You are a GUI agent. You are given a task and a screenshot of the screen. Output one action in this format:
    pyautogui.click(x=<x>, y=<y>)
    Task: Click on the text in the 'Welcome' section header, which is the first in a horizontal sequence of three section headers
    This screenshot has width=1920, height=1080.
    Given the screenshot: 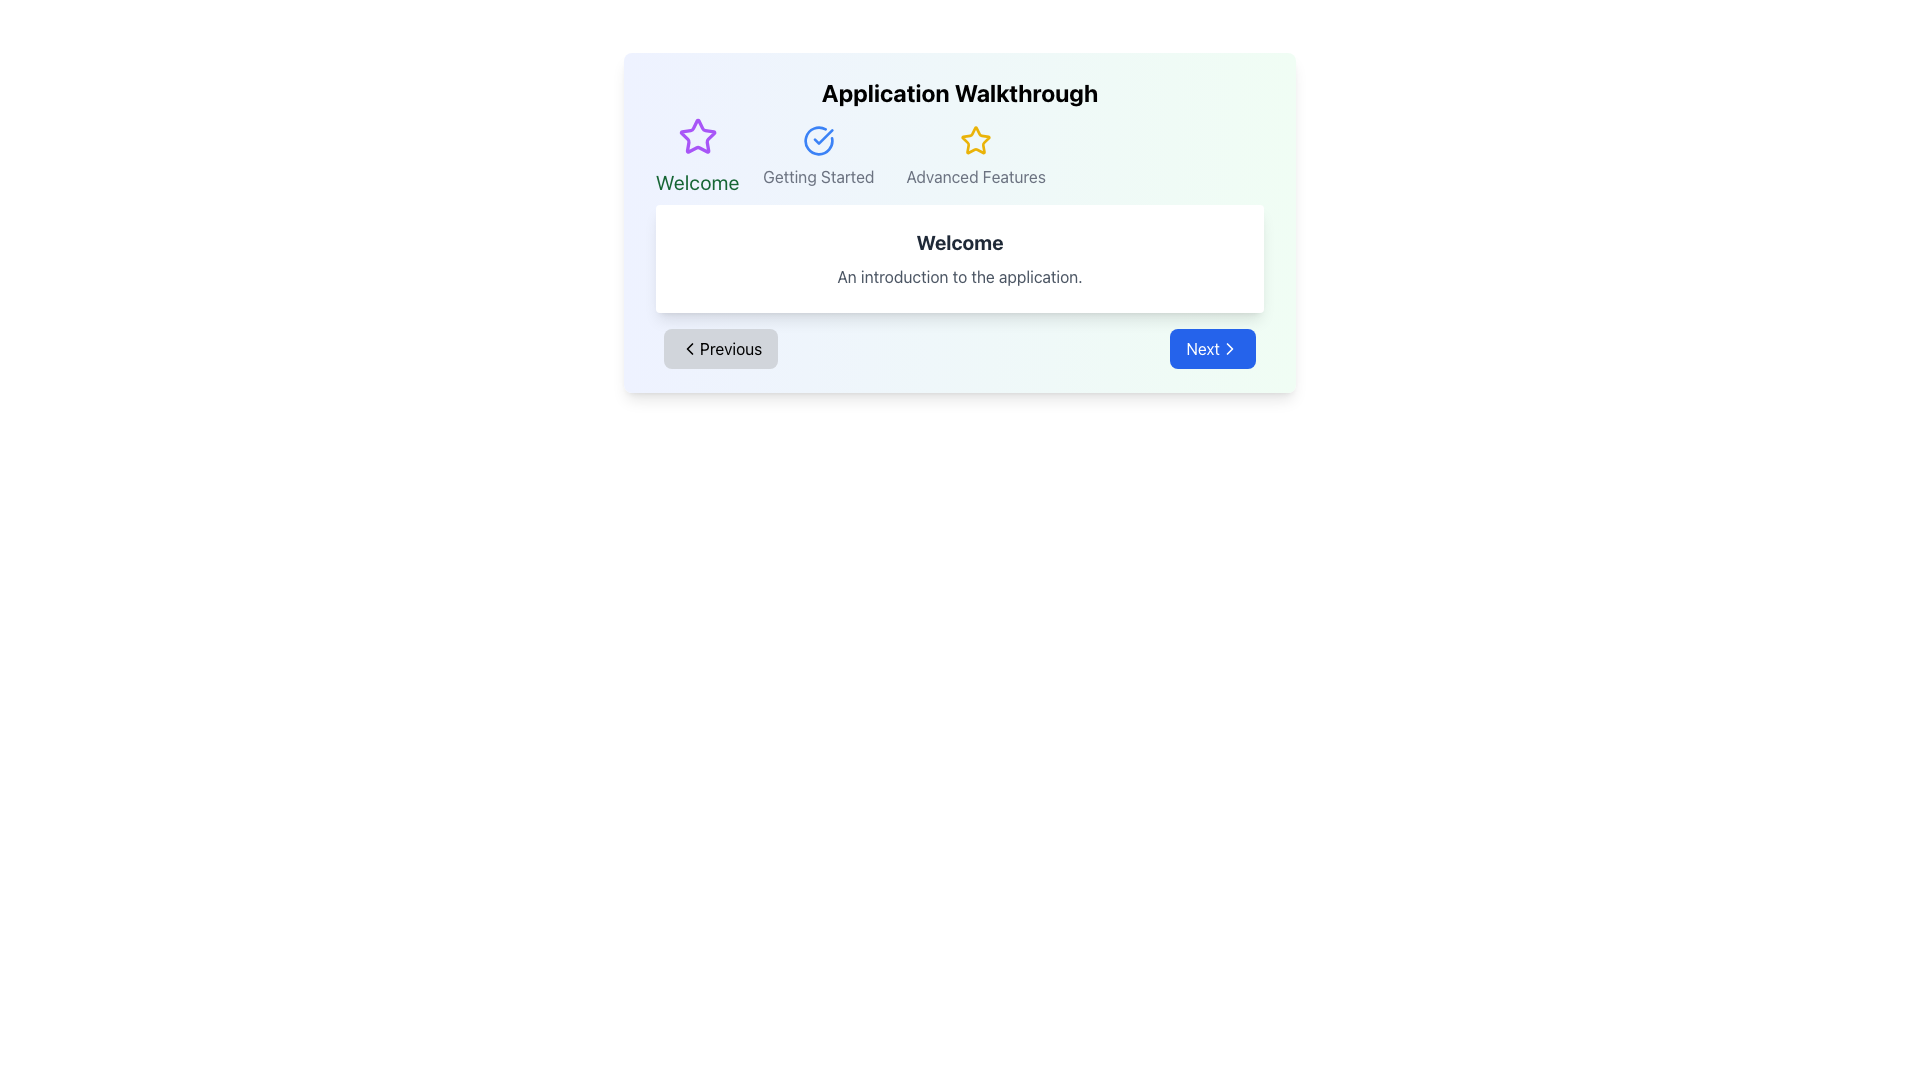 What is the action you would take?
    pyautogui.click(x=697, y=156)
    